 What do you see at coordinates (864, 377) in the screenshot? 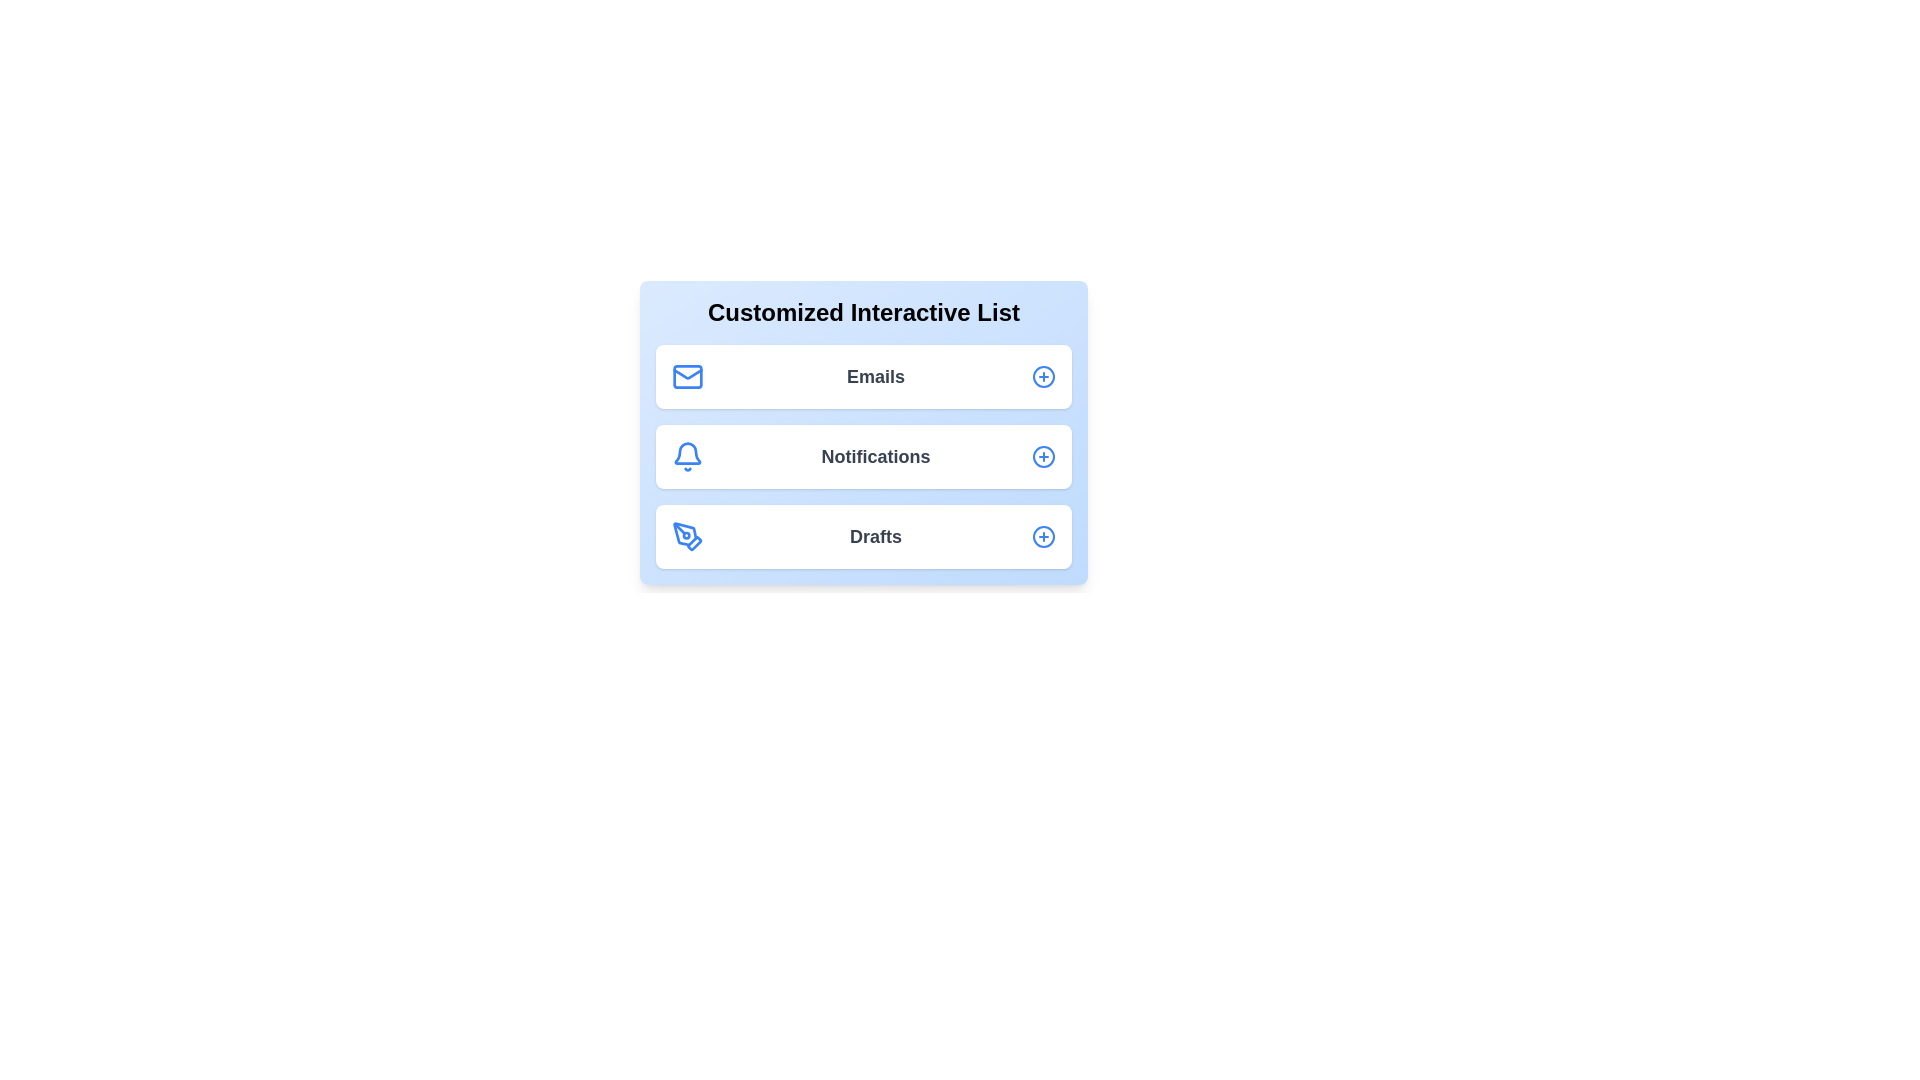
I see `the element corresponding to Emails` at bounding box center [864, 377].